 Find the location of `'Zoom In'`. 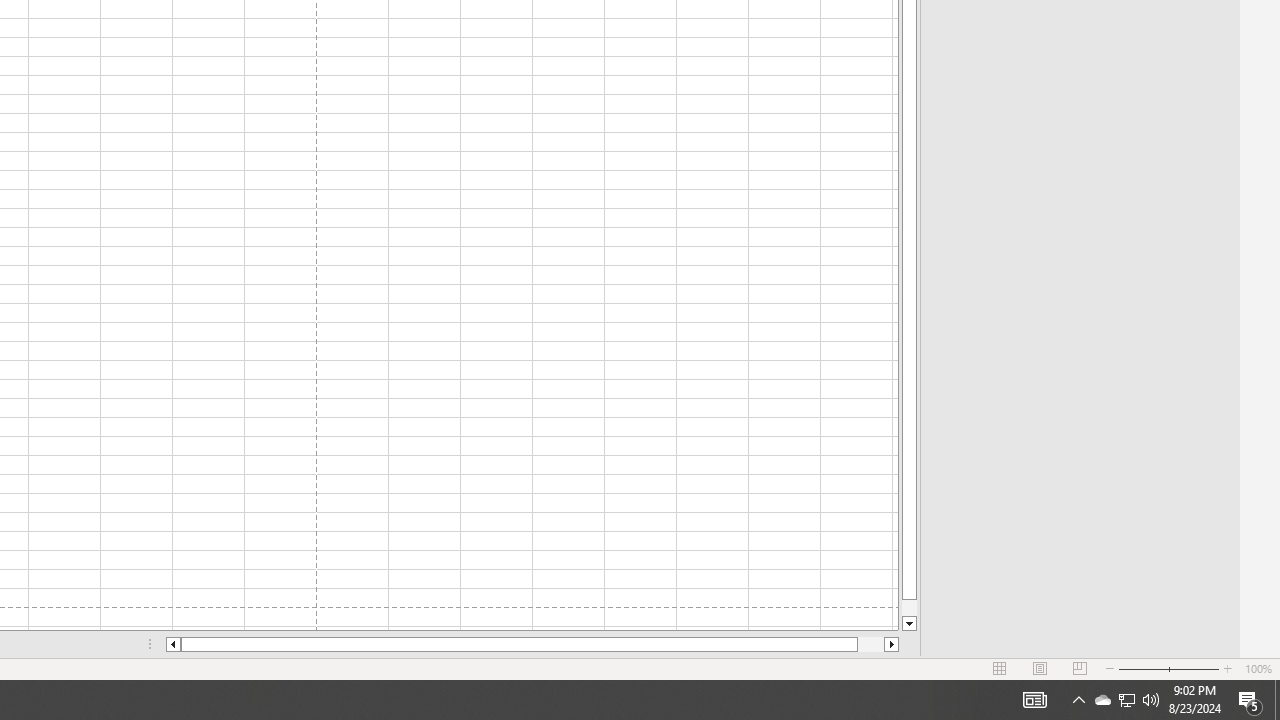

'Zoom In' is located at coordinates (1226, 669).